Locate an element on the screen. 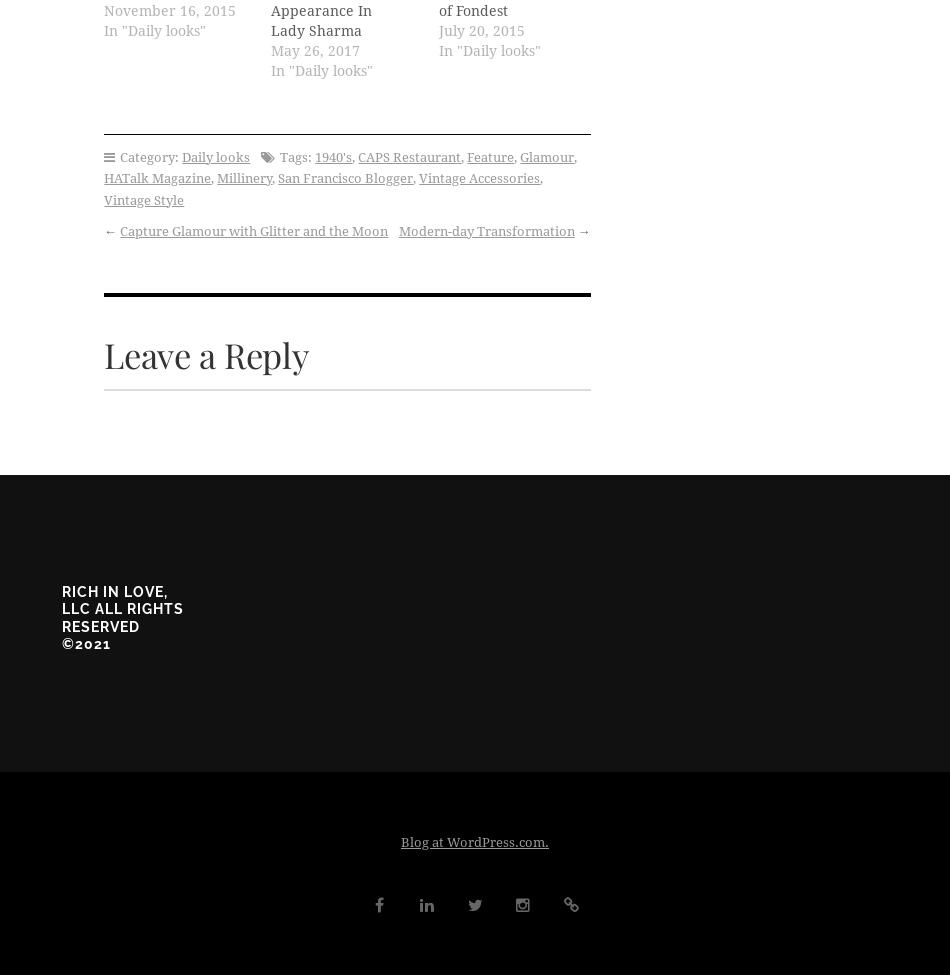 This screenshot has height=975, width=950. 'San Francisco Blogger' is located at coordinates (344, 177).